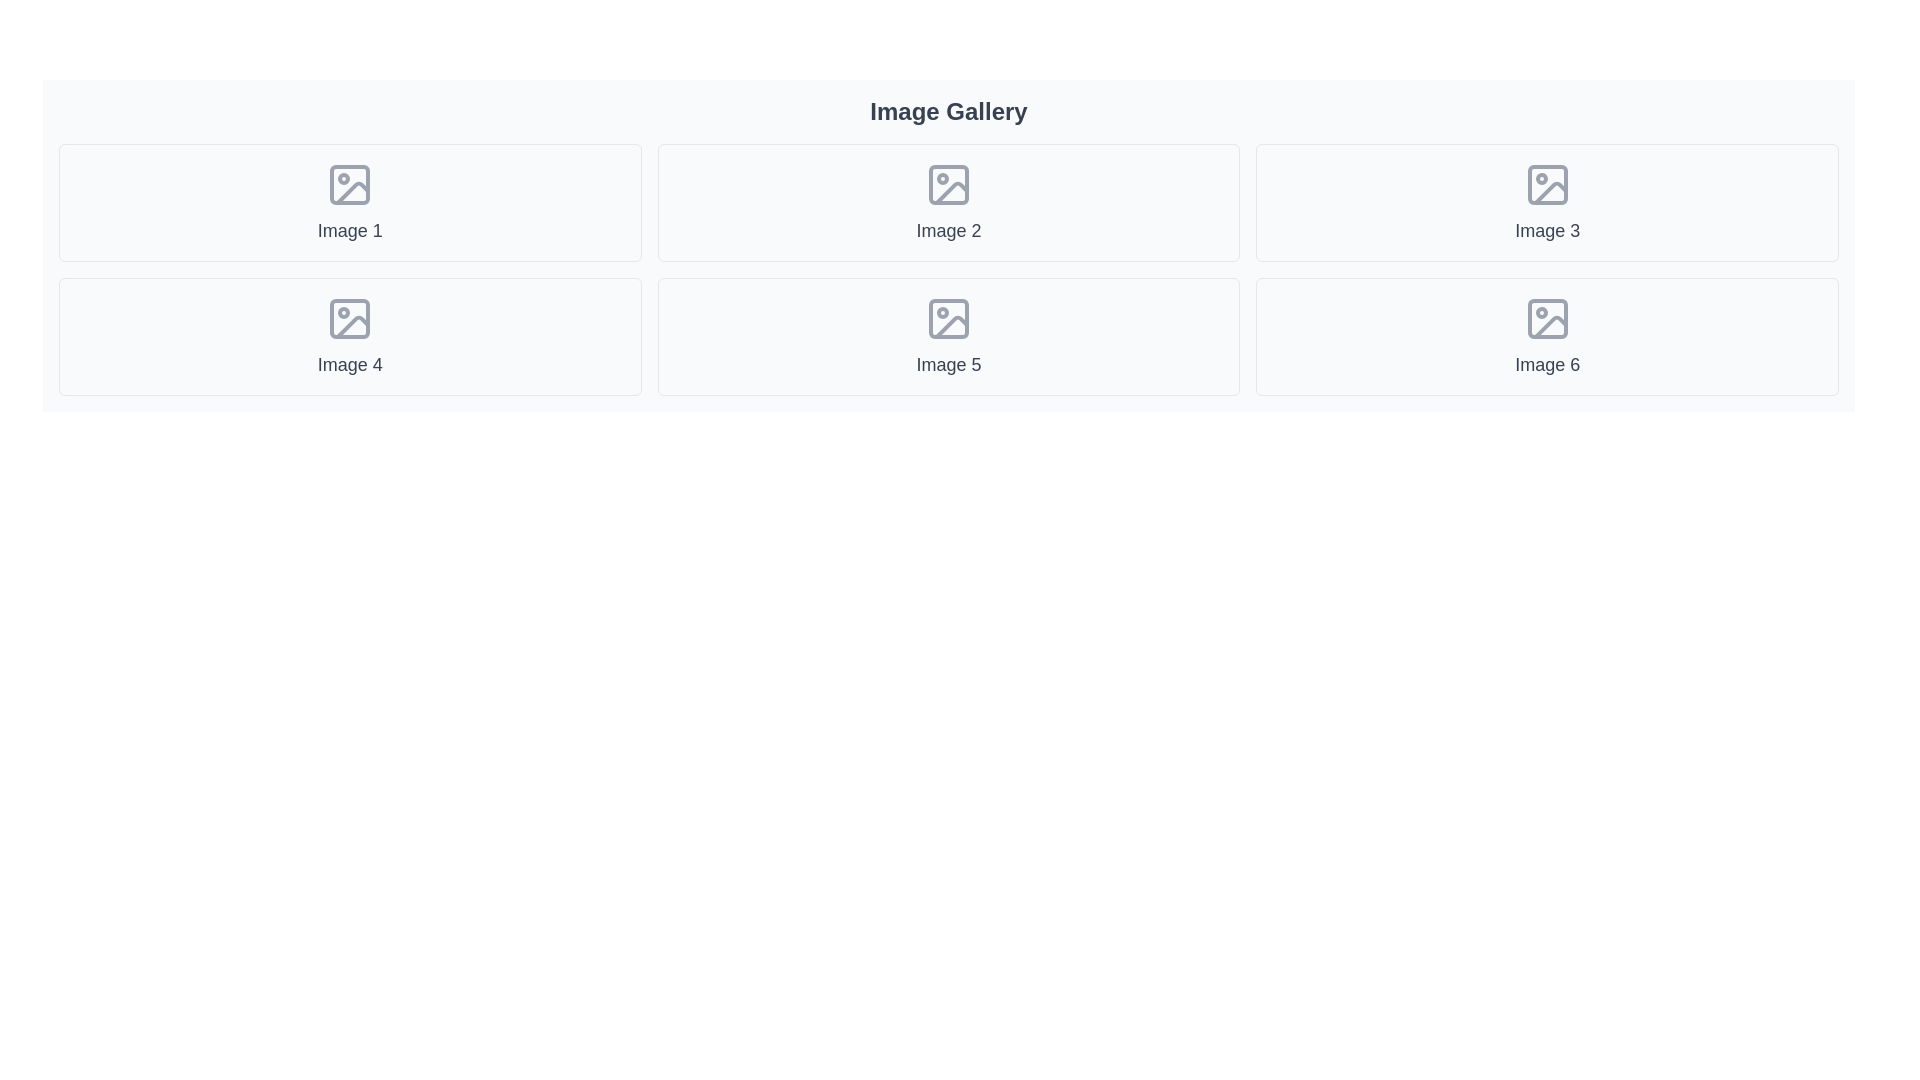 The height and width of the screenshot is (1080, 1920). What do you see at coordinates (948, 318) in the screenshot?
I see `the square icon resembling a generic image placeholder, which has a dot near the top left corner and a diagonal line across it, located in the fifth item of a 2x3 grid structure labeled 'Image 5'` at bounding box center [948, 318].